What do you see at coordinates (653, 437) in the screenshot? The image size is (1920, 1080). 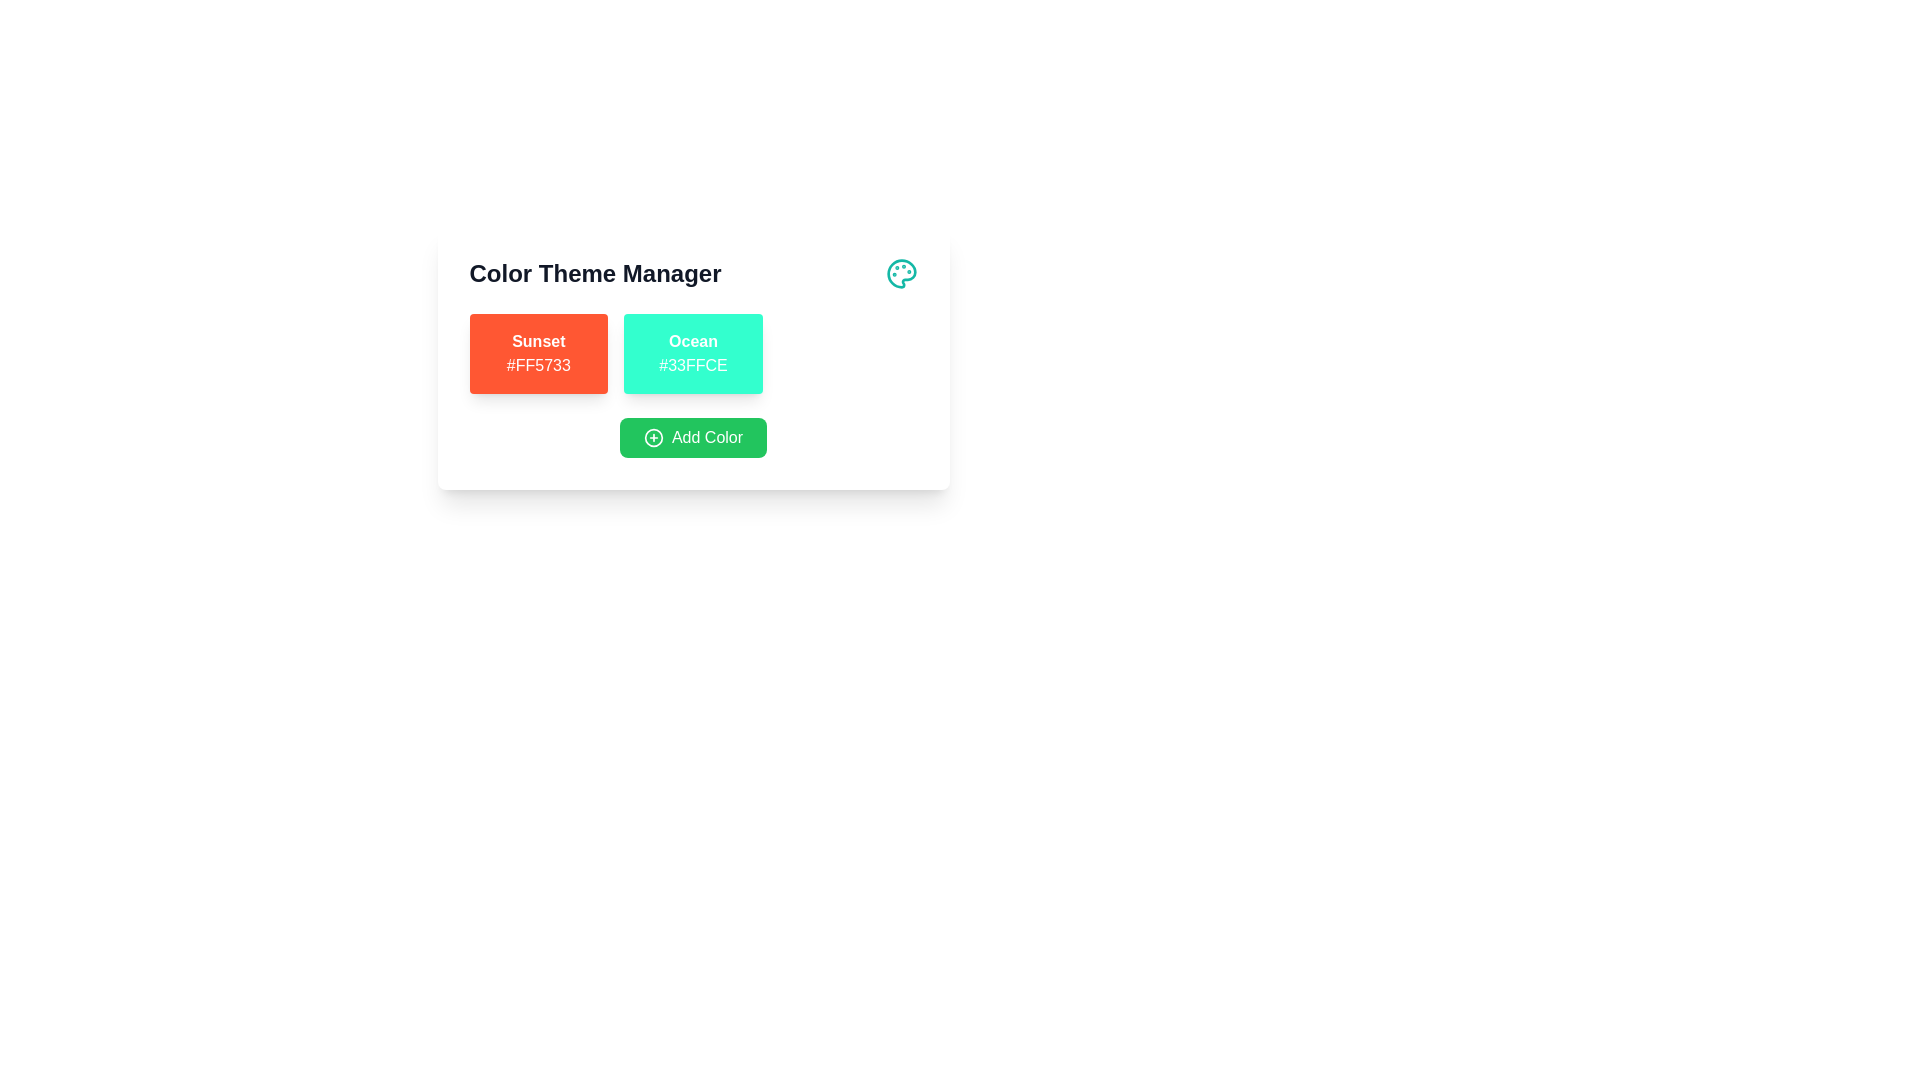 I see `the decorative circle component of the icon that suggests the functionality to add a color, located below the 'Sunset' and 'Ocean' color rectangles in the 'Color Theme Manager' card` at bounding box center [653, 437].